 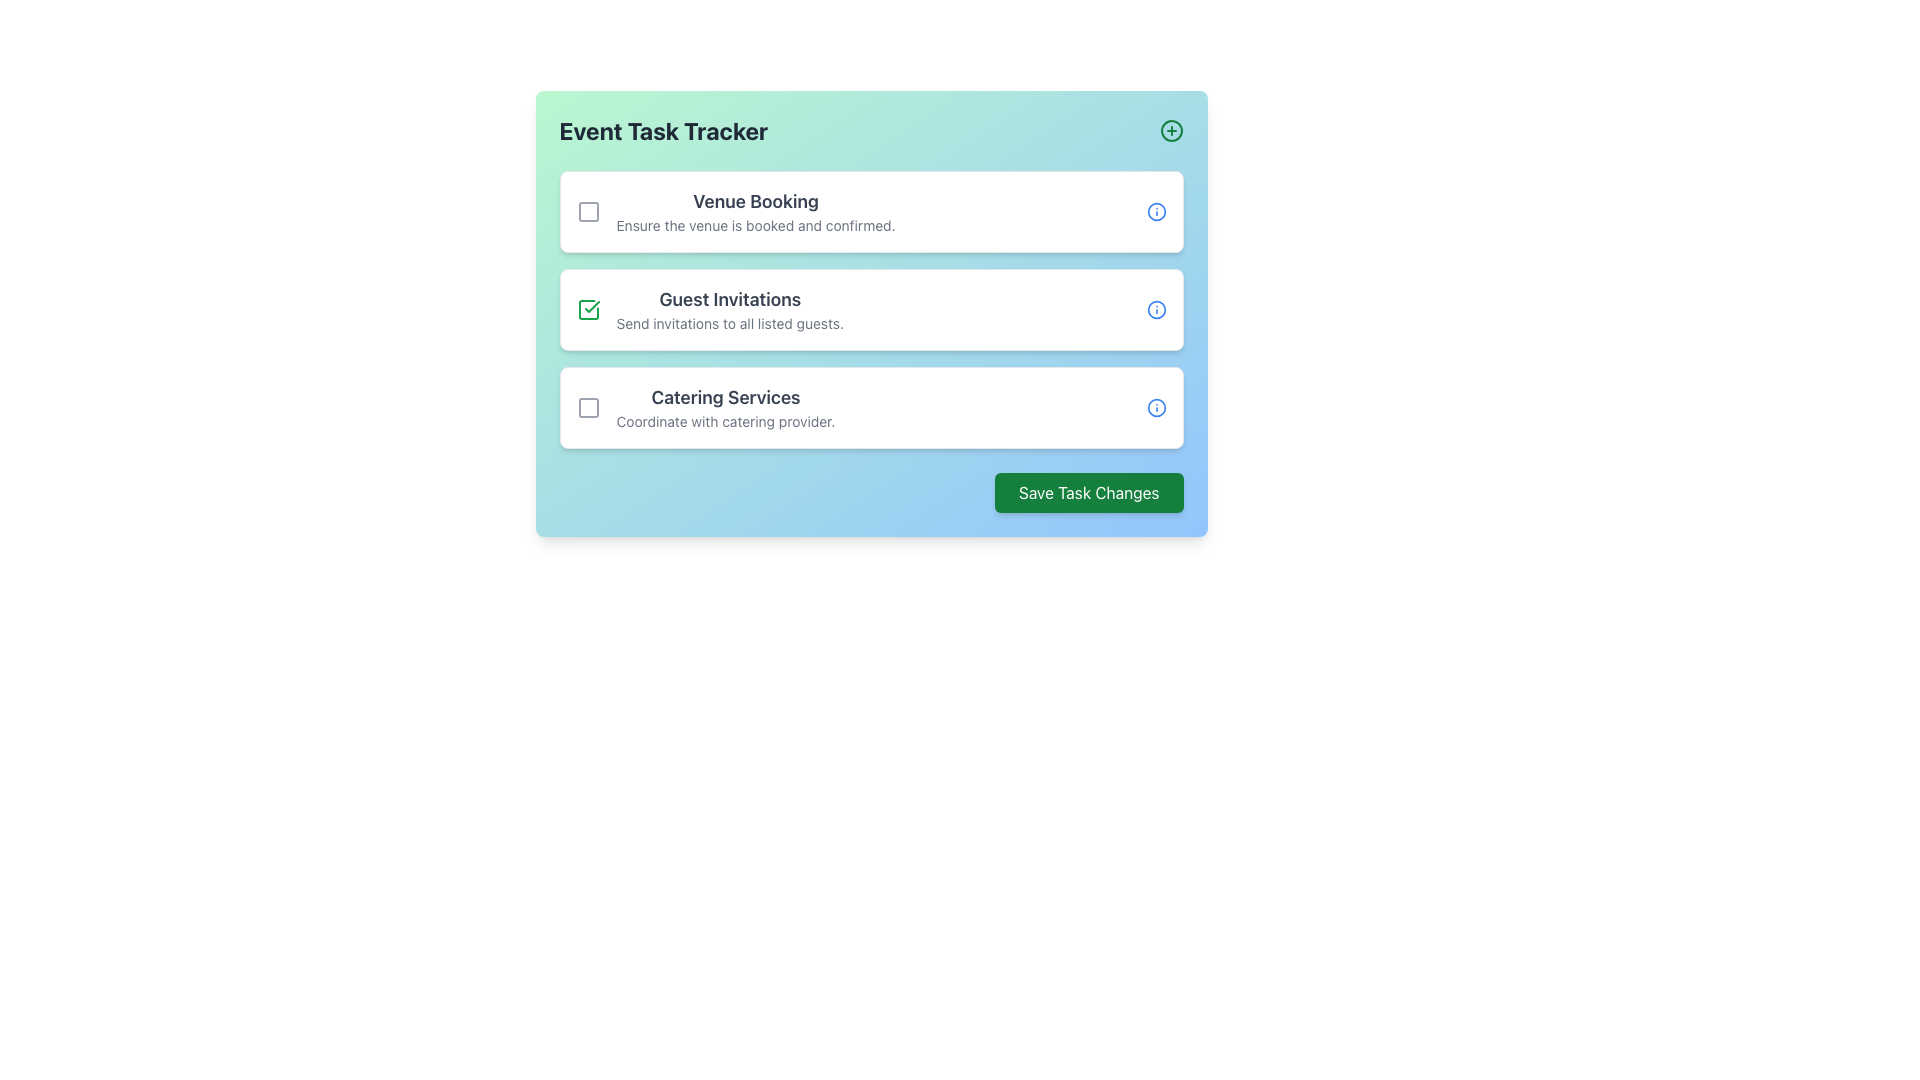 I want to click on the heading/label that describes the task item, located at the top of the list item with the subtitle 'Ensure the venue is booked and confirmed.', so click(x=755, y=201).